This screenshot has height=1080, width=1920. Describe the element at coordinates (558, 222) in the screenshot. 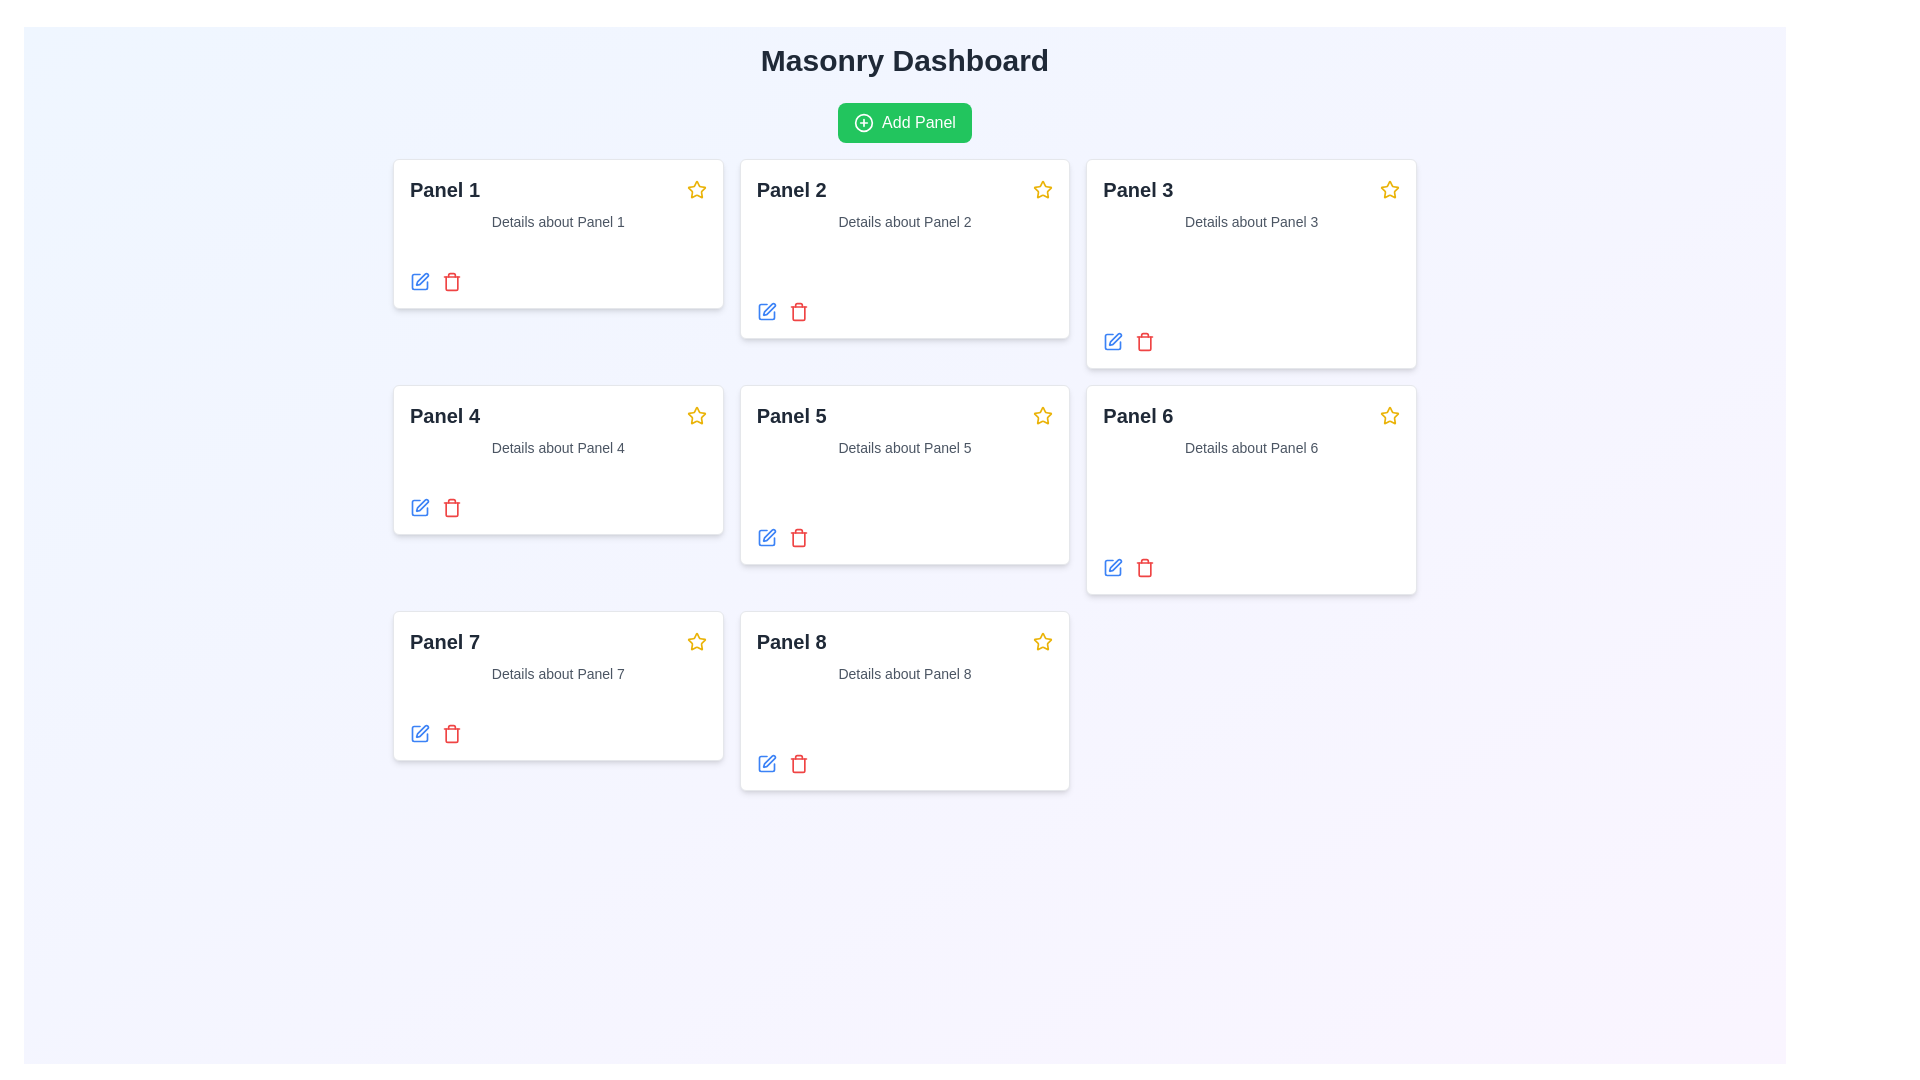

I see `descriptive text provided in the text block located below the heading 'Panel 1' inside the first card in the top-left section of the grid` at that location.